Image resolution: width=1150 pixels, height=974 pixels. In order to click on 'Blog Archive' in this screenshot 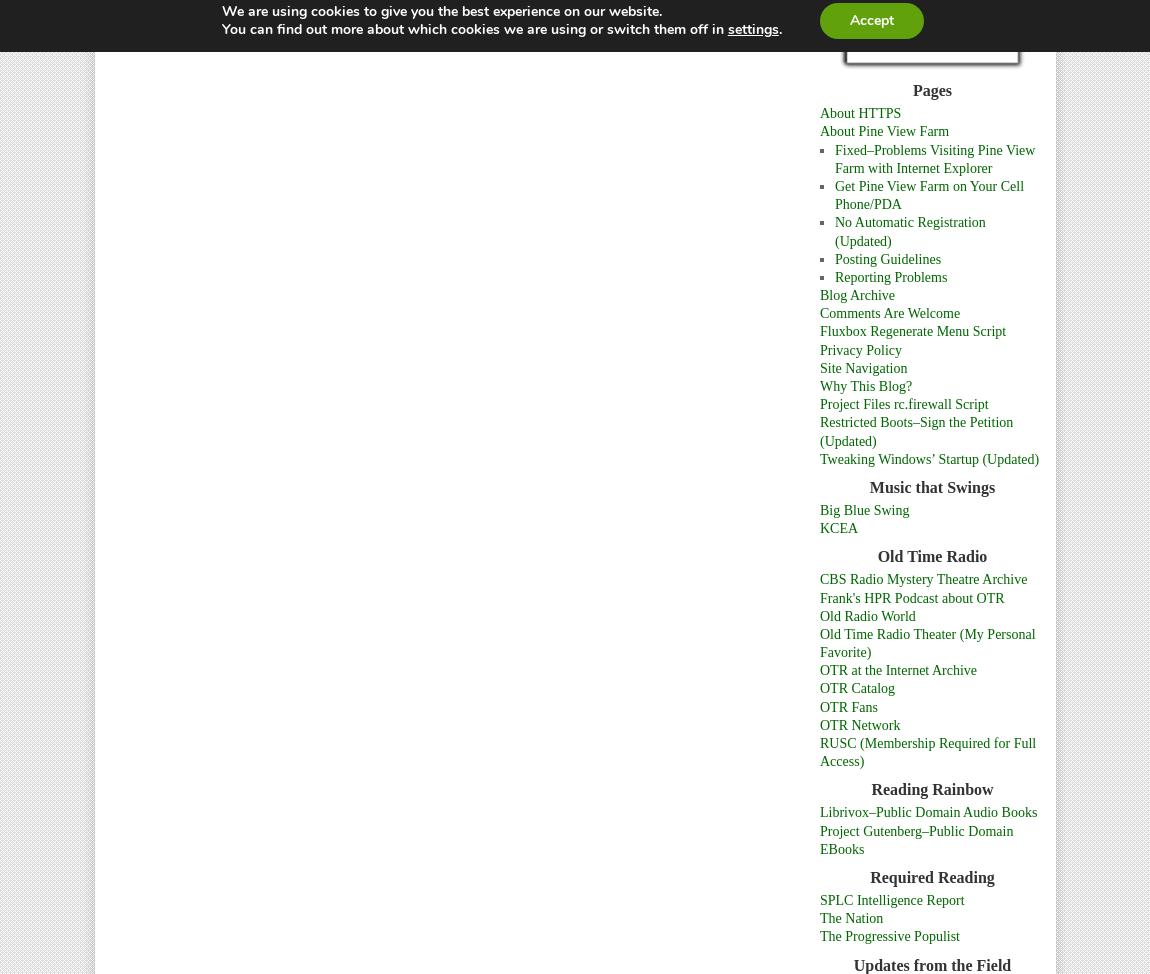, I will do `click(856, 294)`.